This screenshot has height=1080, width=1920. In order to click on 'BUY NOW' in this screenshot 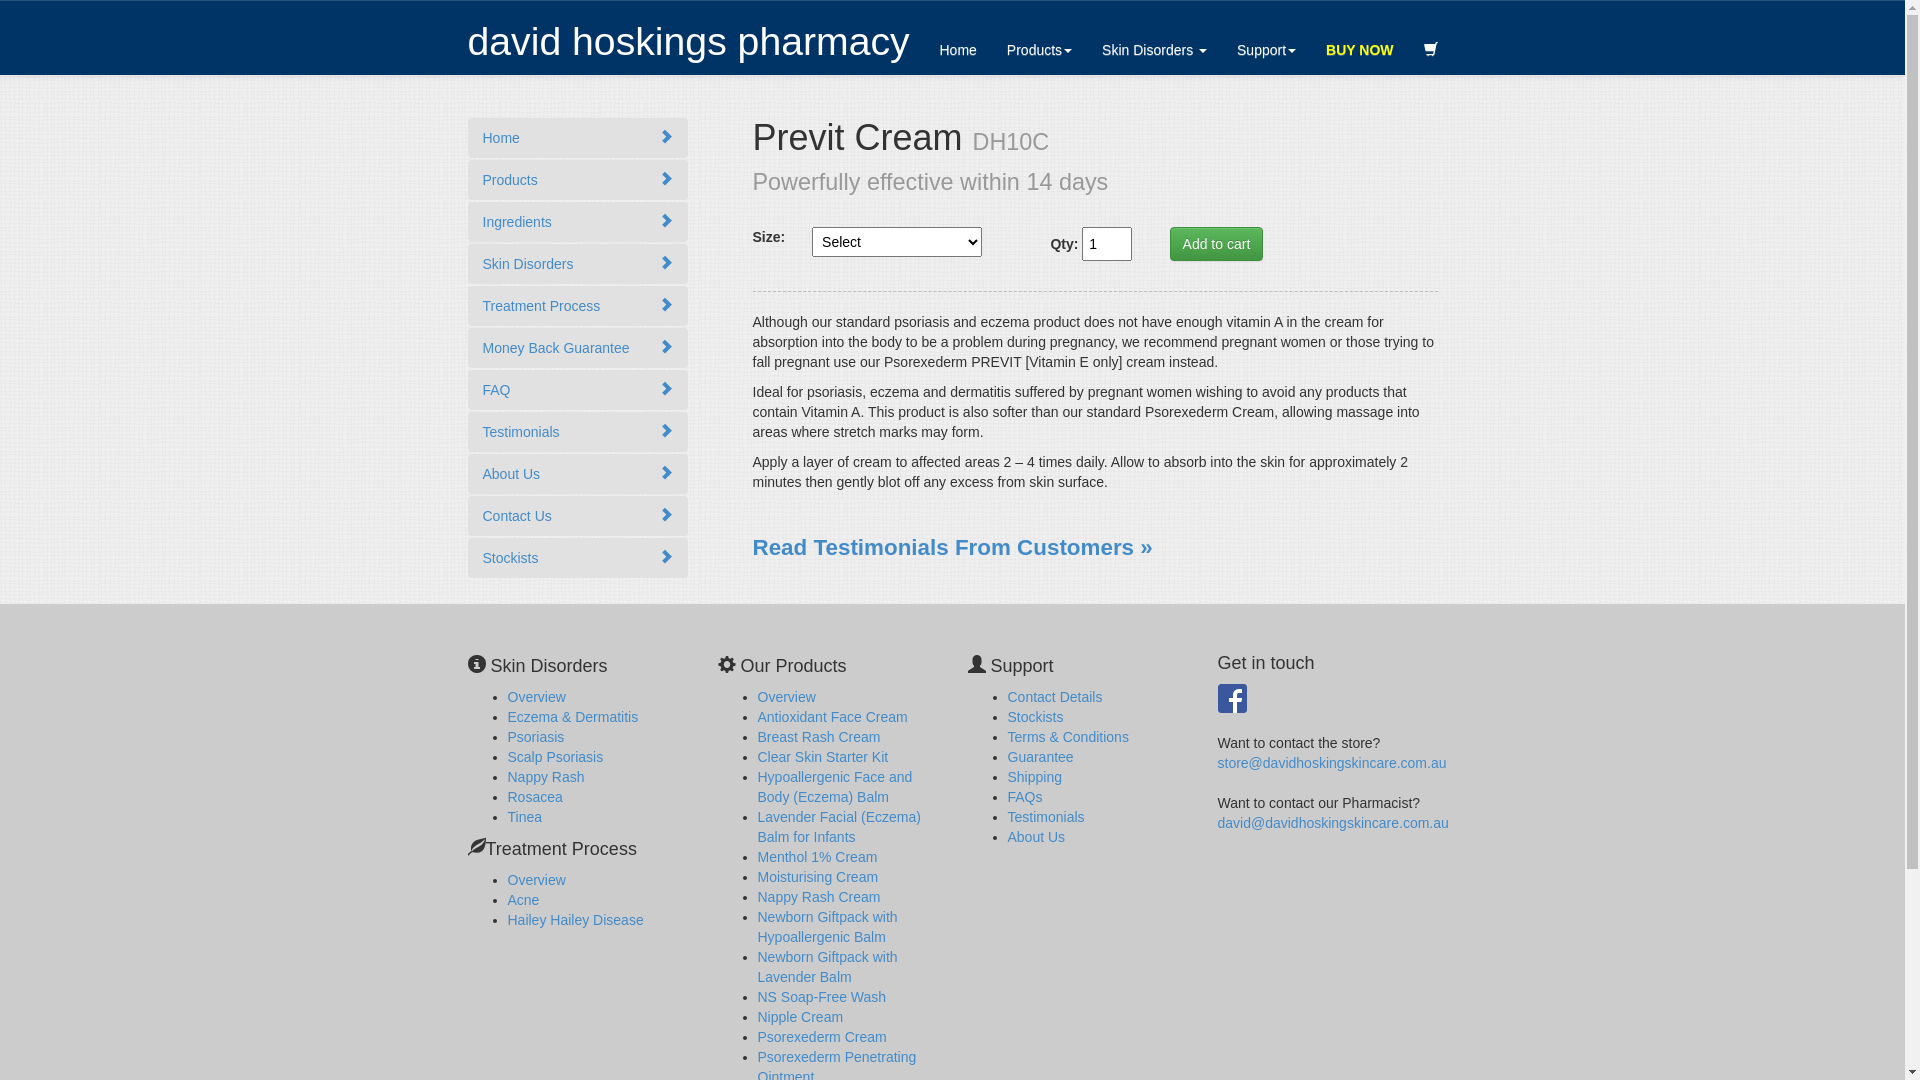, I will do `click(1359, 49)`.